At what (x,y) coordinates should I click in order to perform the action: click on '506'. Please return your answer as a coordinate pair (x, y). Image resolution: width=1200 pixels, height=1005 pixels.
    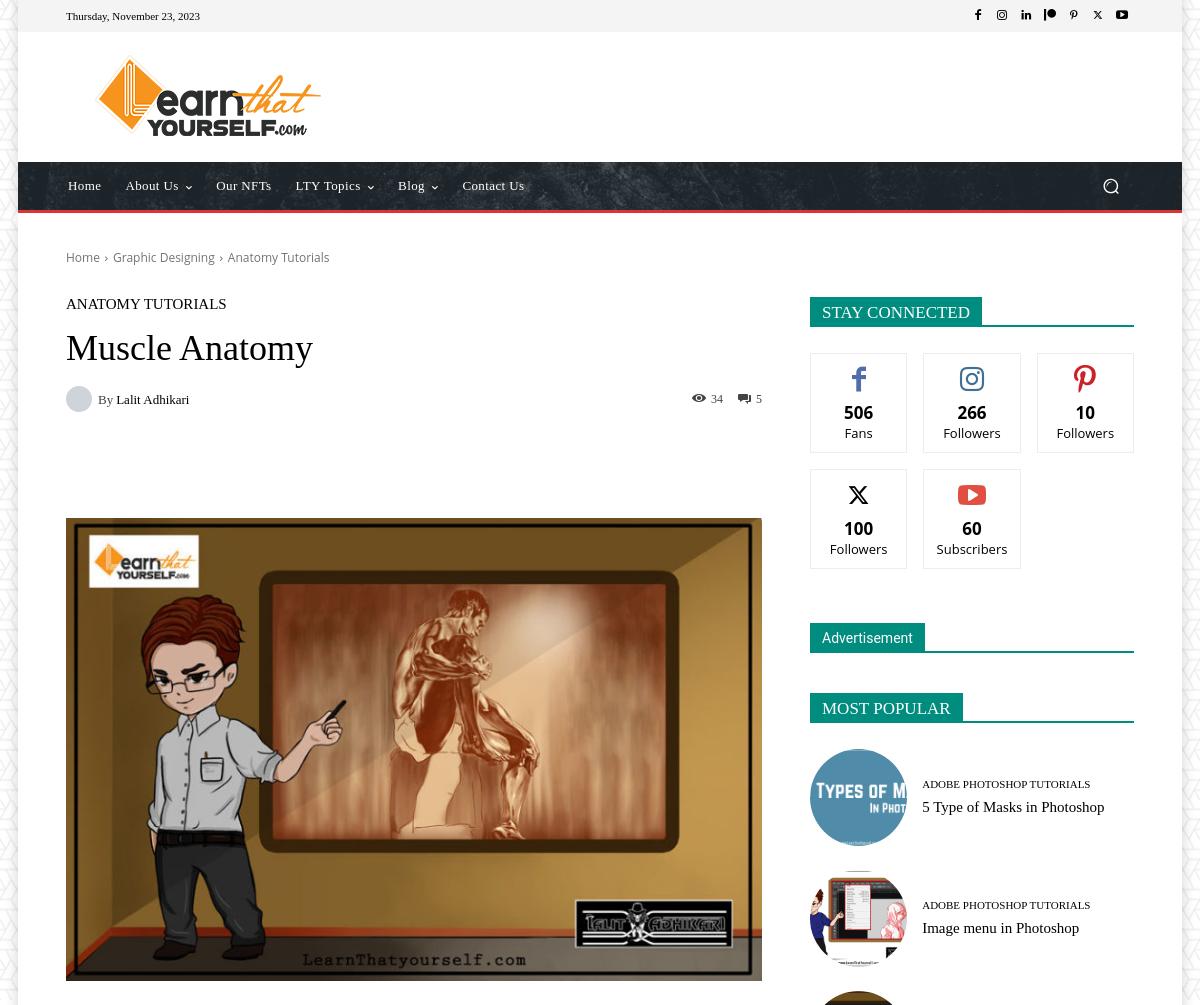
    Looking at the image, I should click on (842, 412).